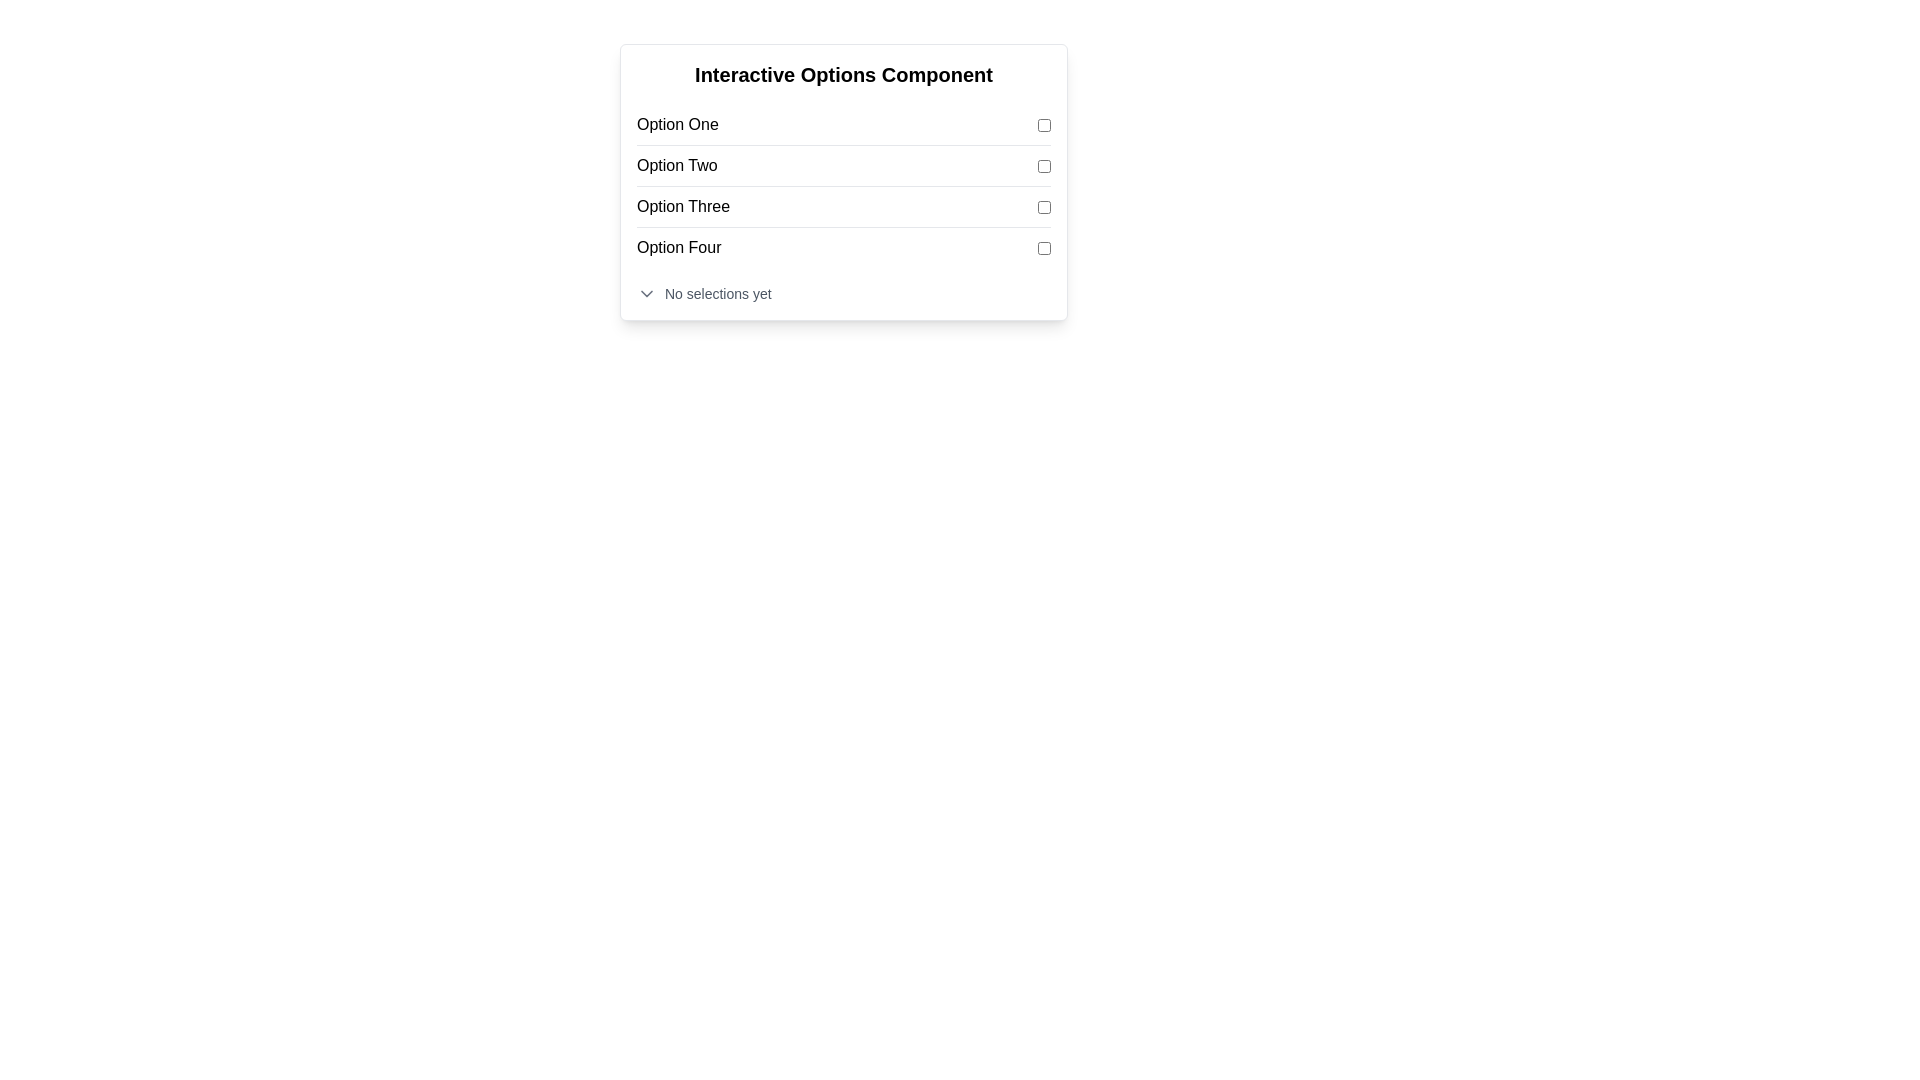  What do you see at coordinates (844, 182) in the screenshot?
I see `the checkbox labeled 'Option Two' in the 'Interactive Options Component'` at bounding box center [844, 182].